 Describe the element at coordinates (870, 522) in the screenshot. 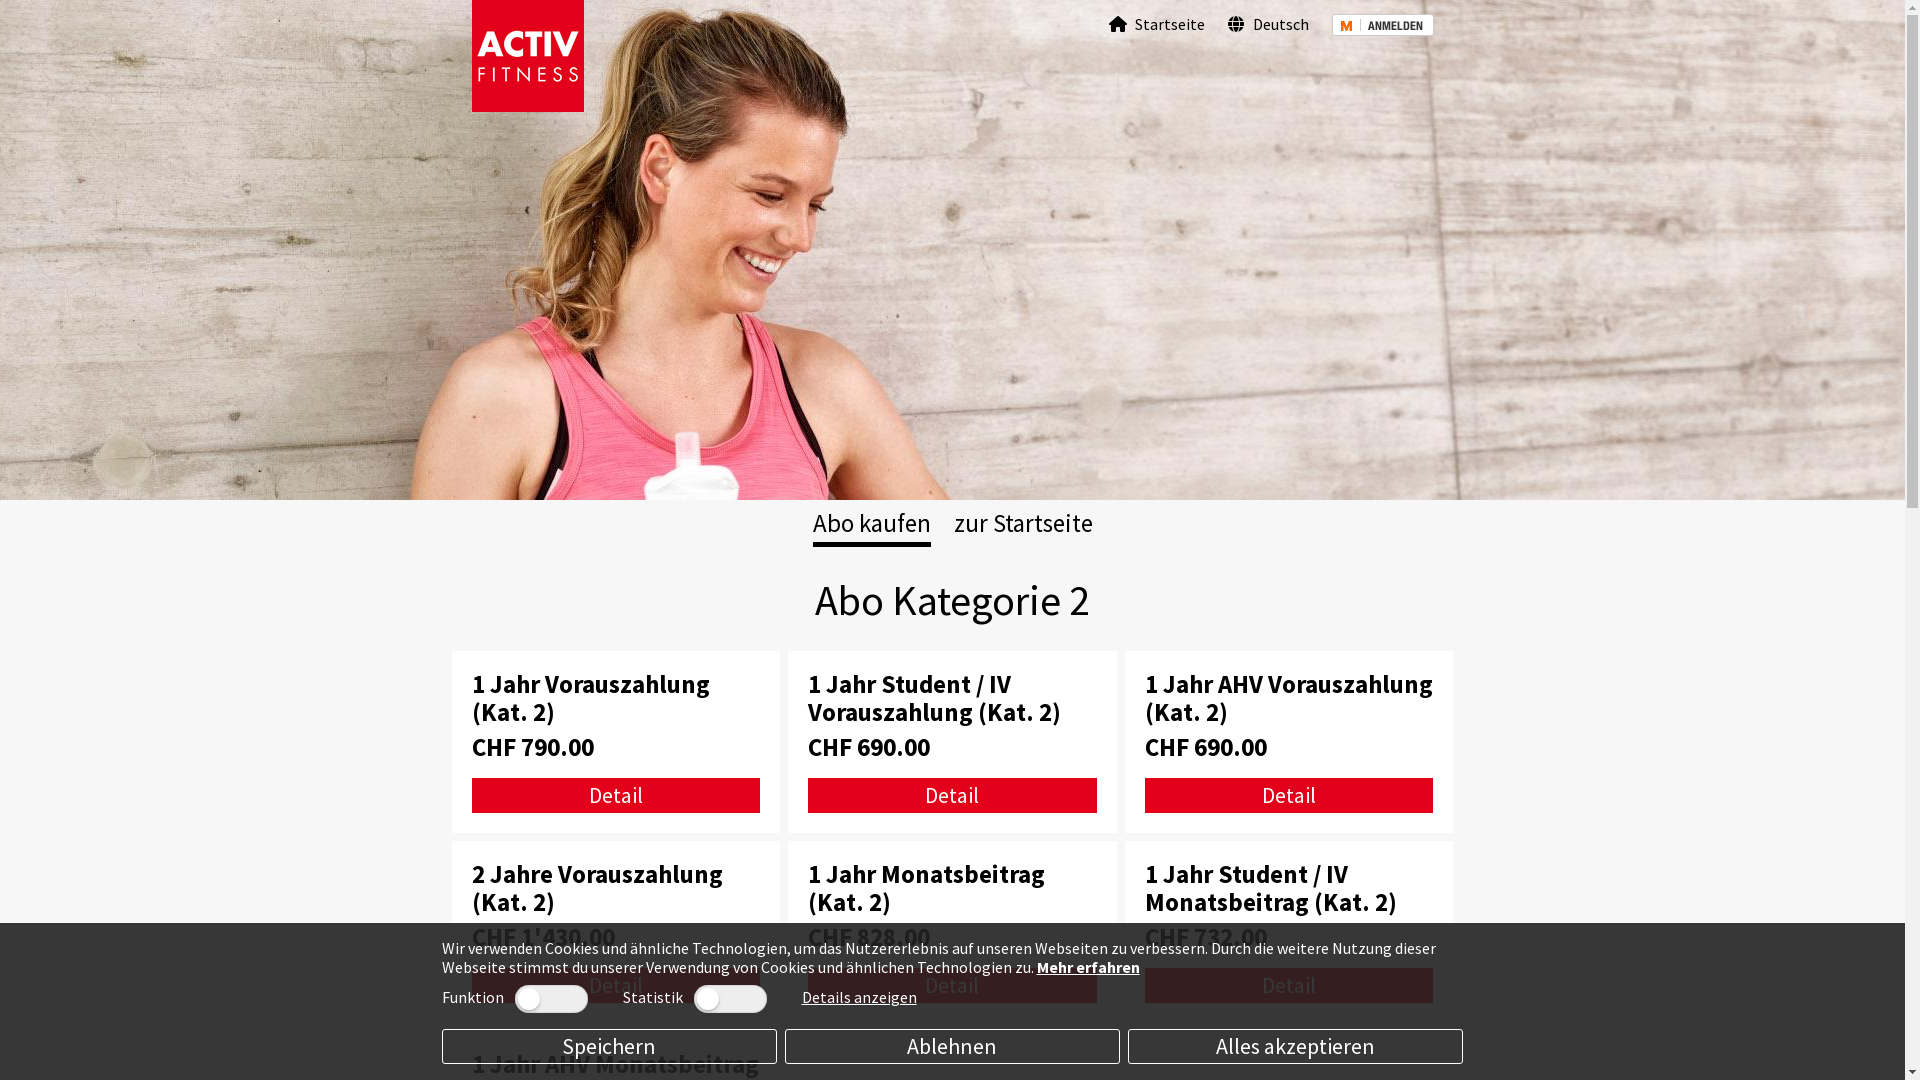

I see `'Abo kaufen'` at that location.